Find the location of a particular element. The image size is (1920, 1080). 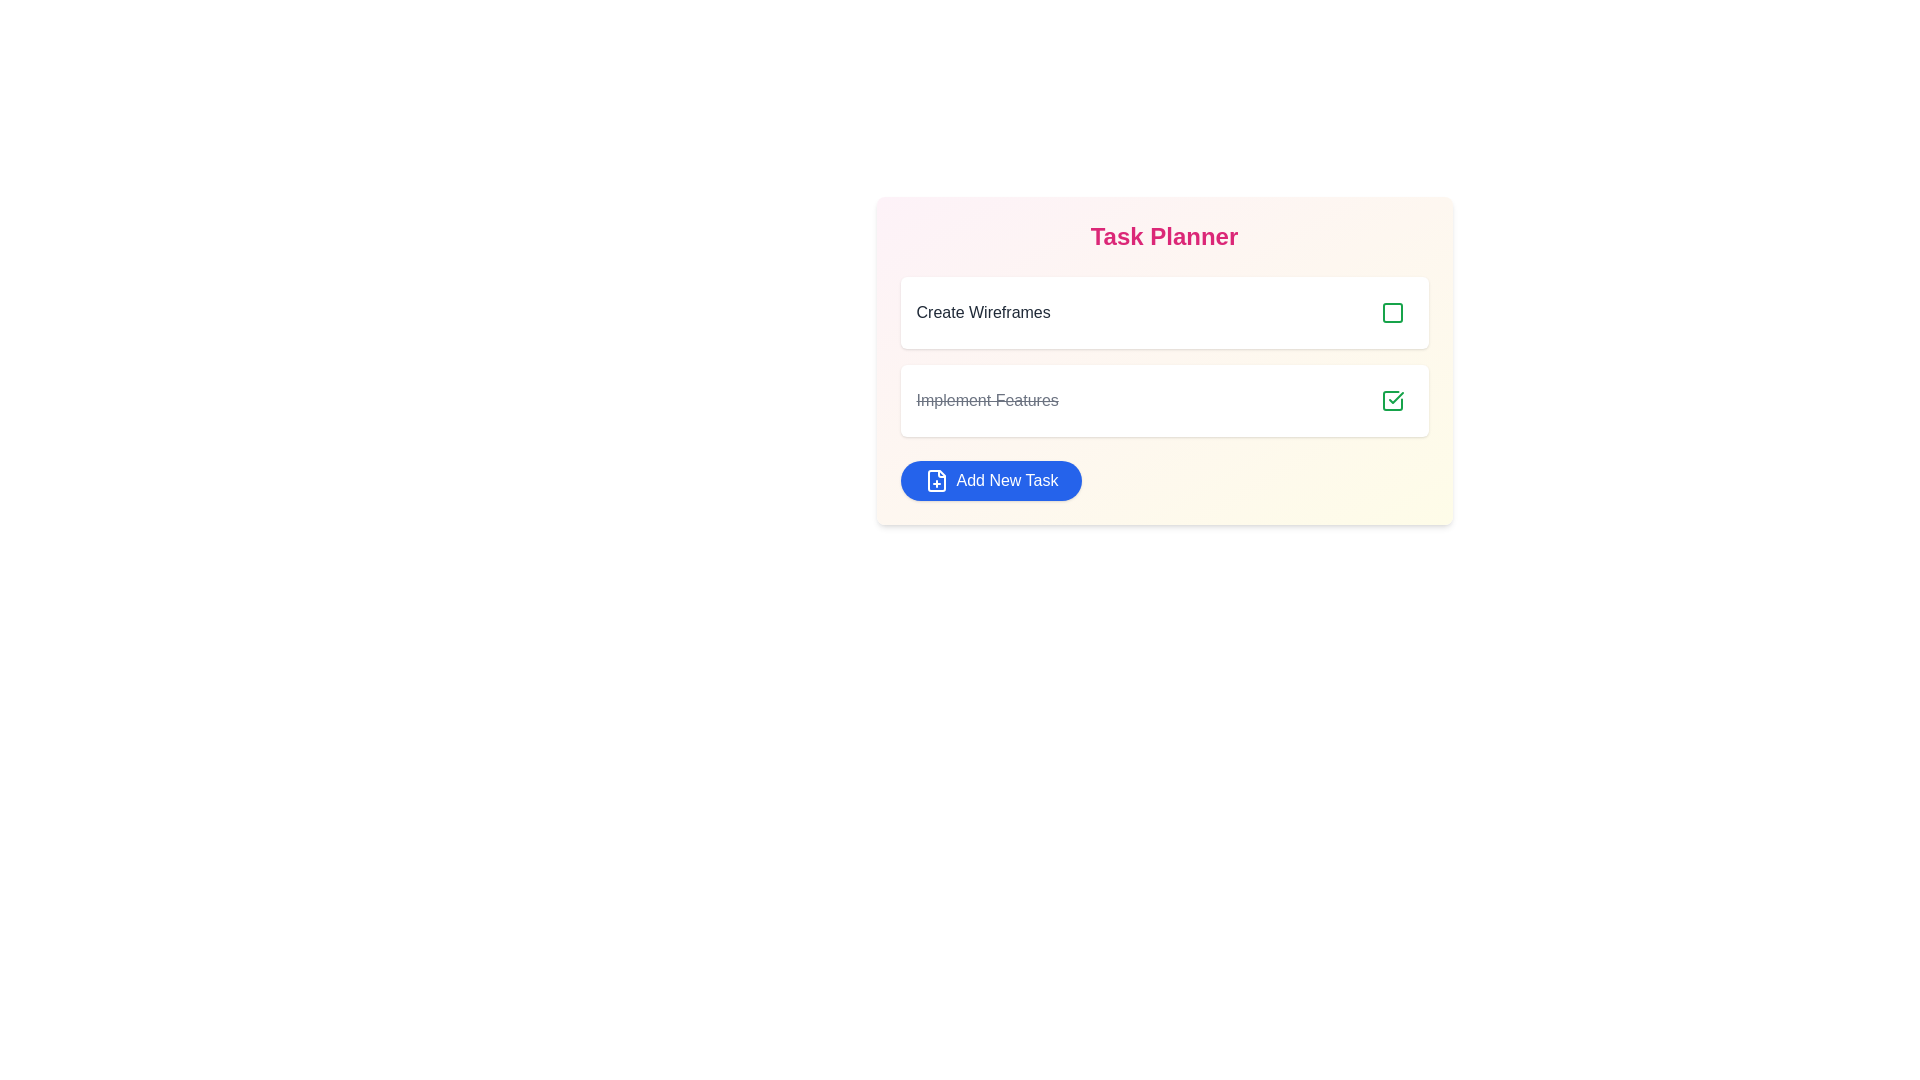

the 'Add Task' button located at the bottom of the 'Task Planner' task card is located at coordinates (991, 481).